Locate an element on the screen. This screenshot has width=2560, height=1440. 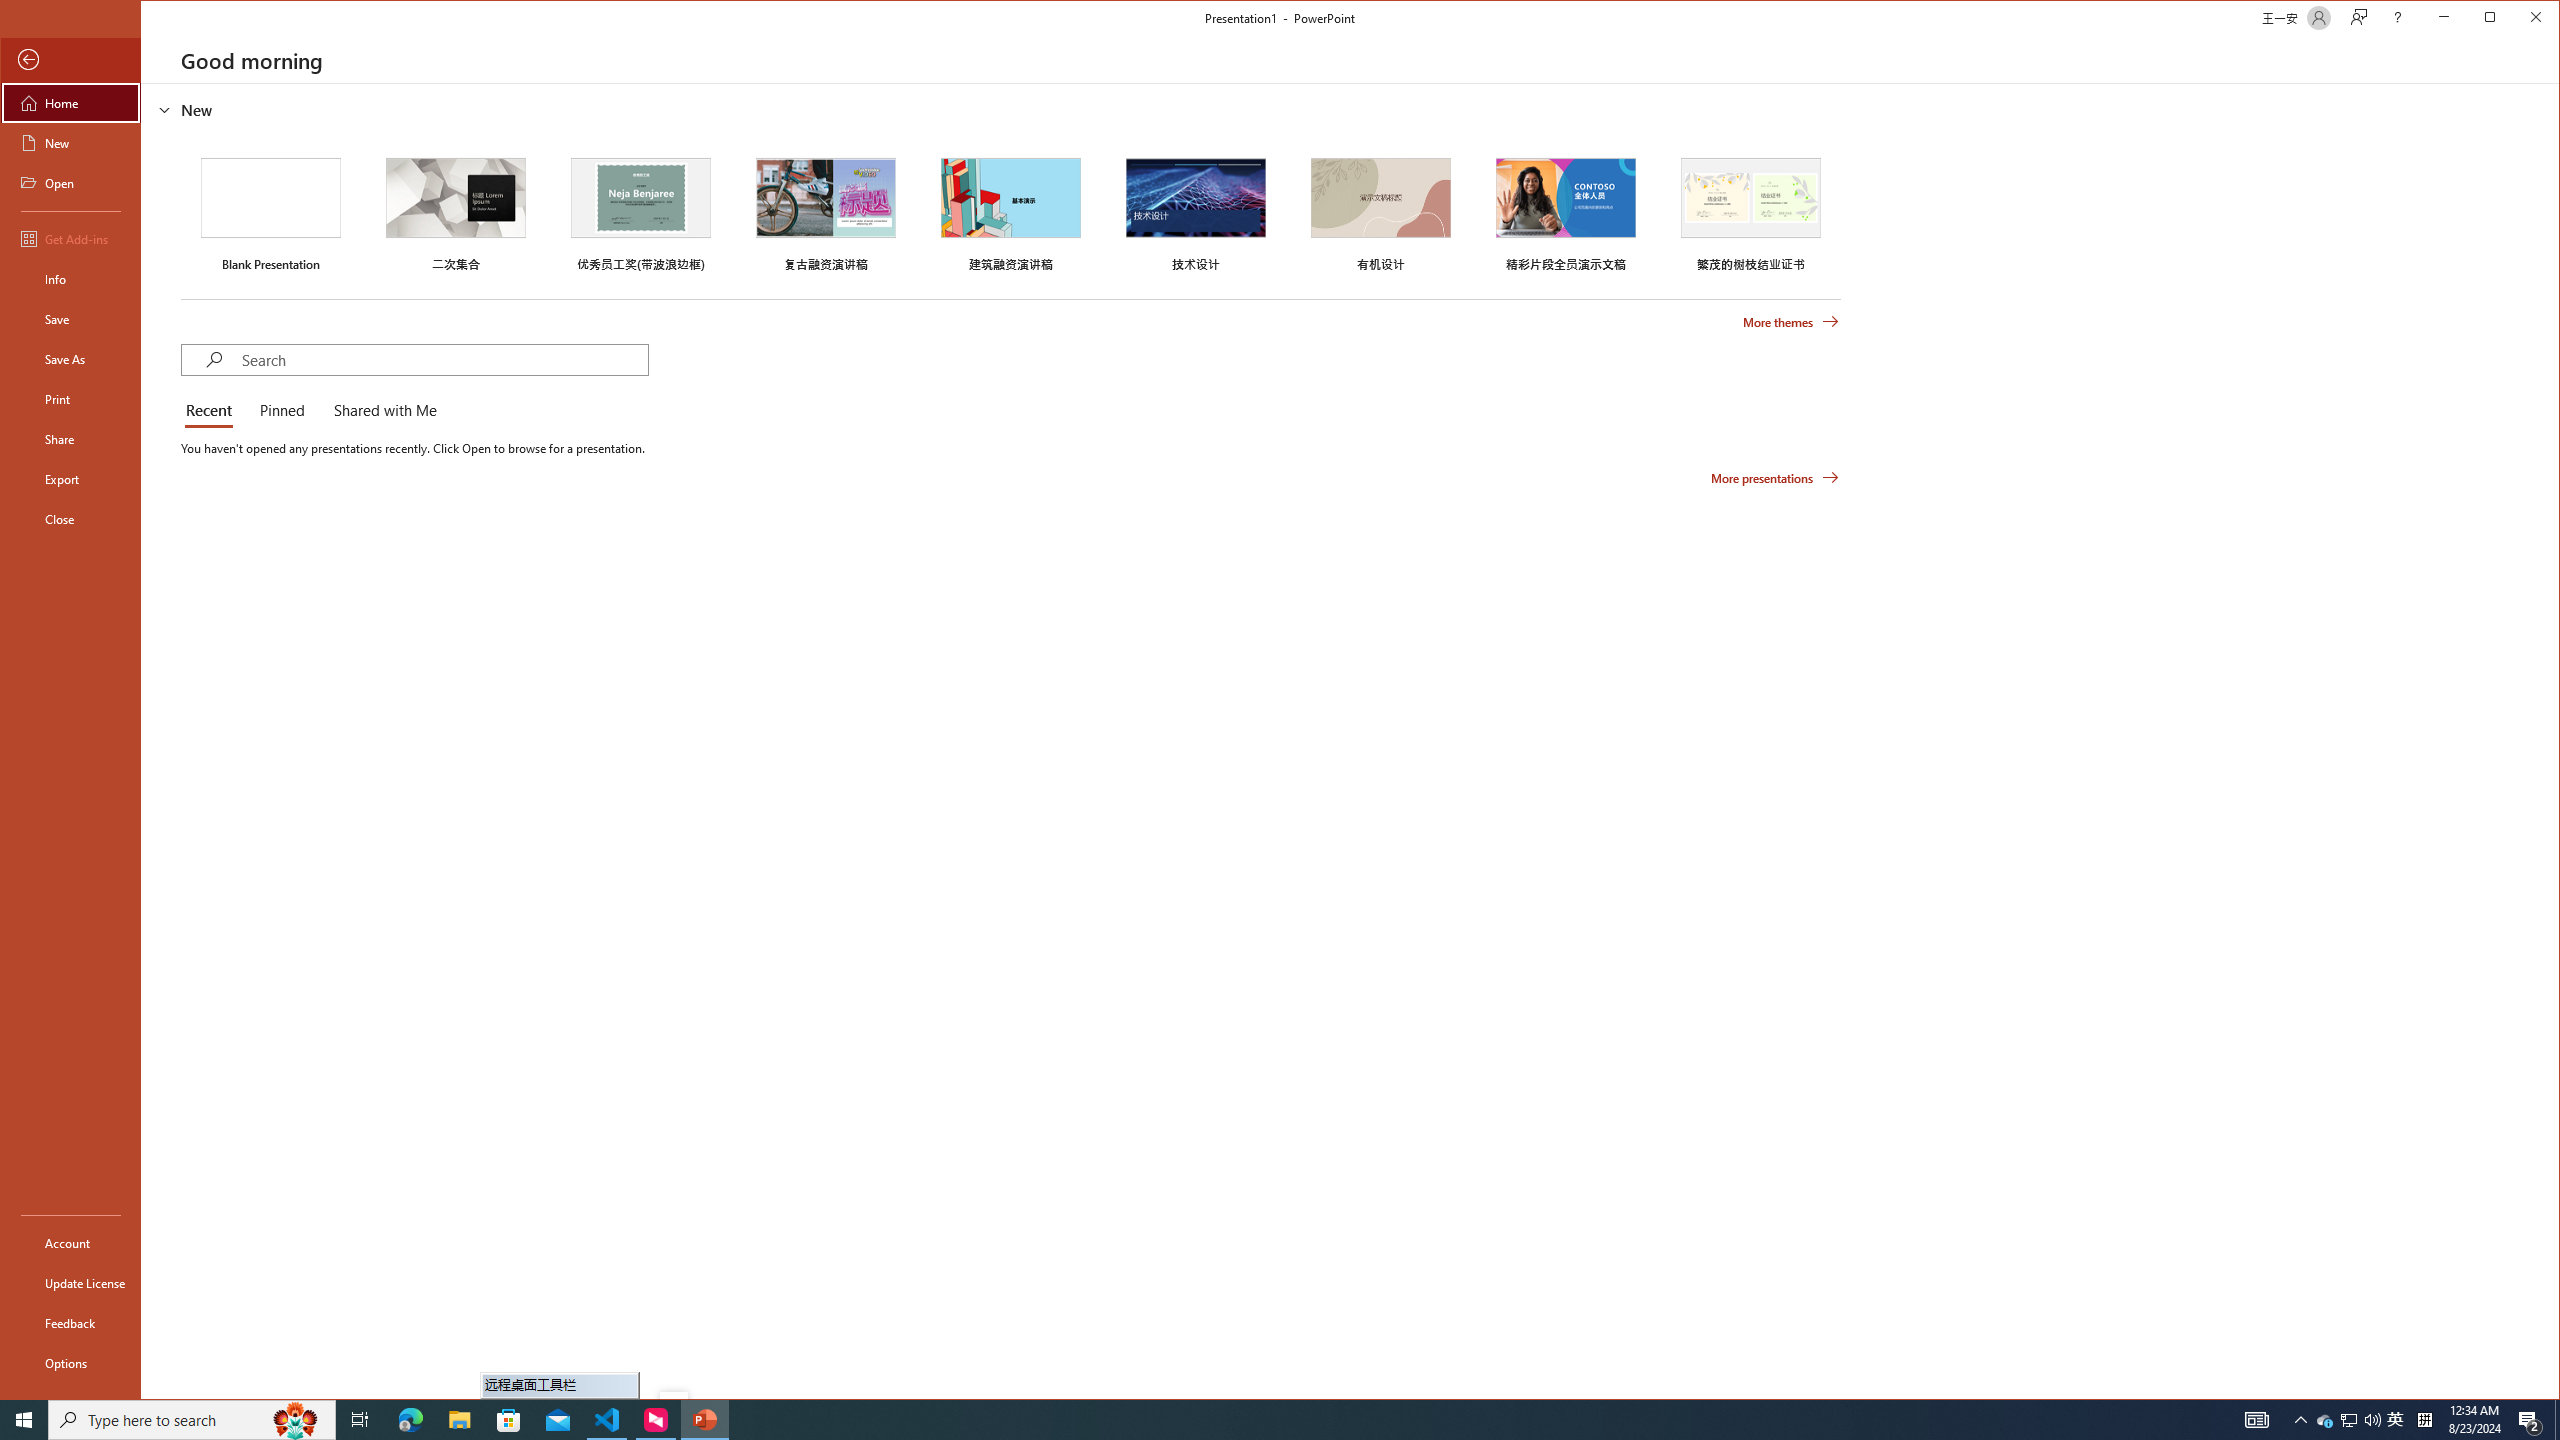
'Feedback' is located at coordinates (69, 1322).